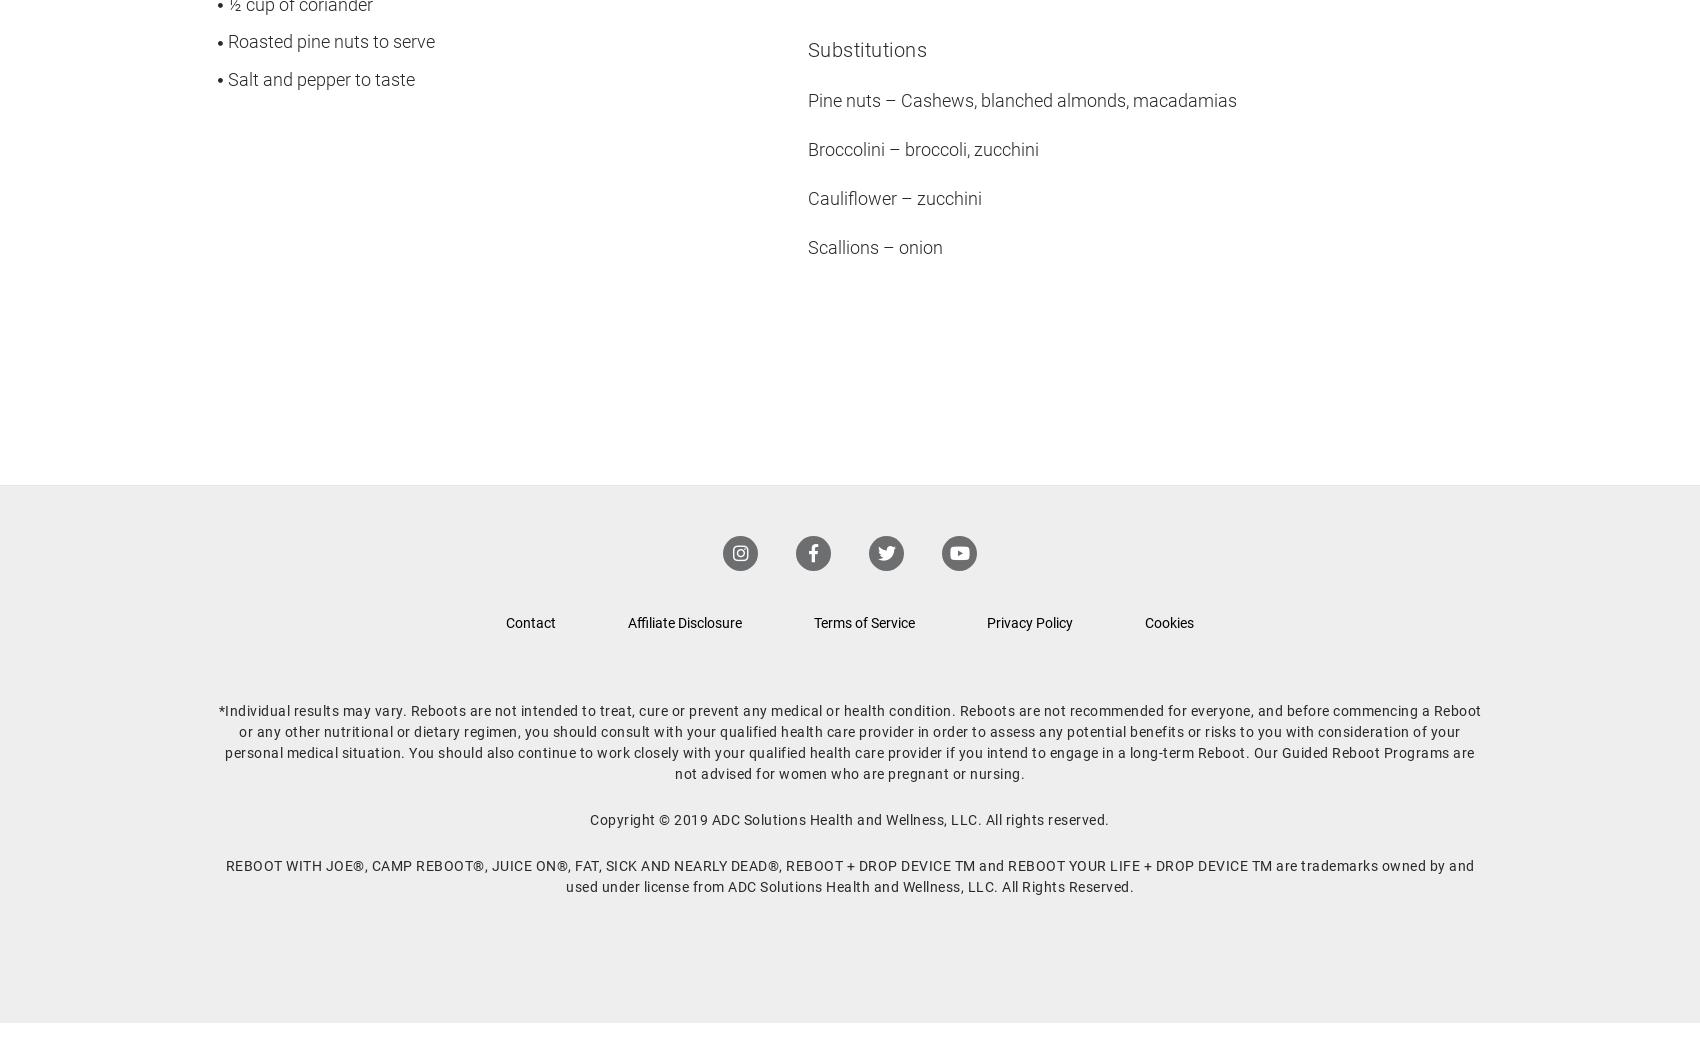 The height and width of the screenshot is (1039, 1700). I want to click on 'Cookies', so click(1169, 622).